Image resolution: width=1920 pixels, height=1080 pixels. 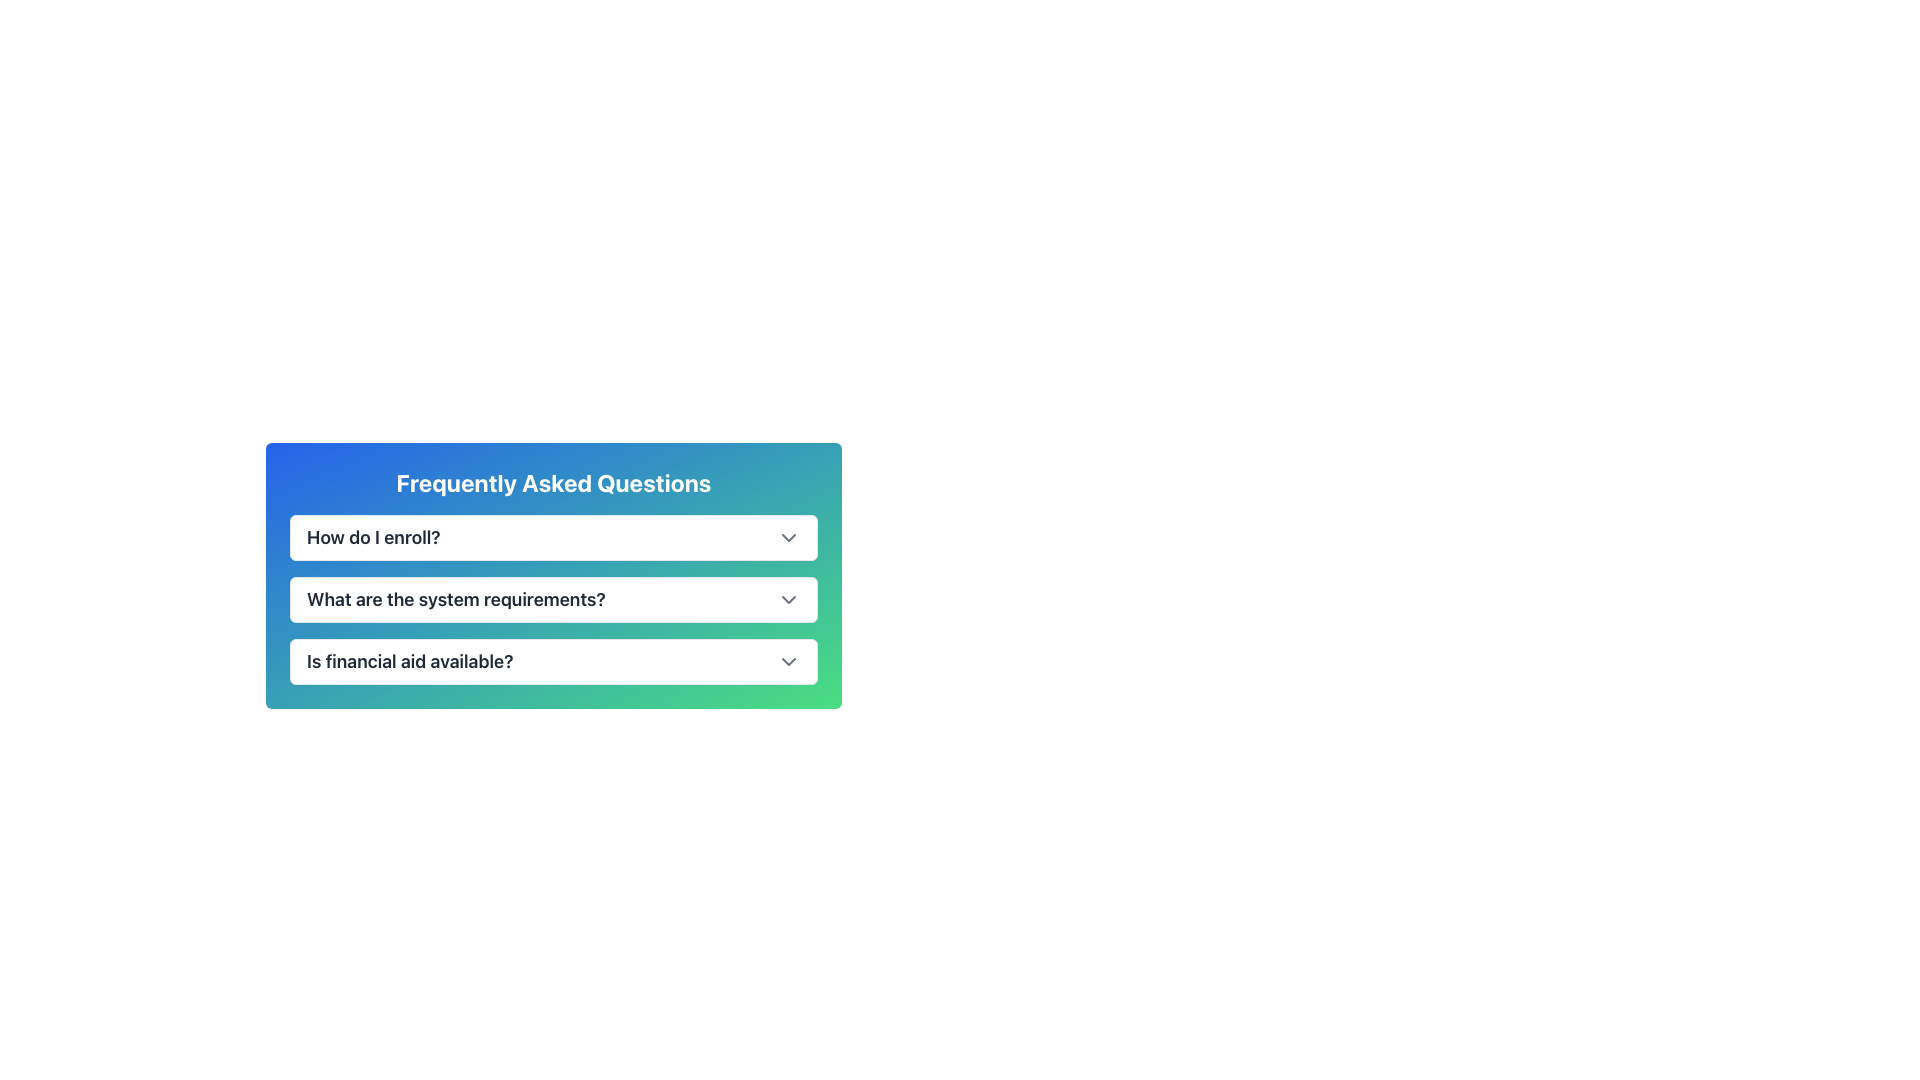 What do you see at coordinates (787, 662) in the screenshot?
I see `the toggle button located at the far right of the row labeled 'Is financial aid available?'` at bounding box center [787, 662].